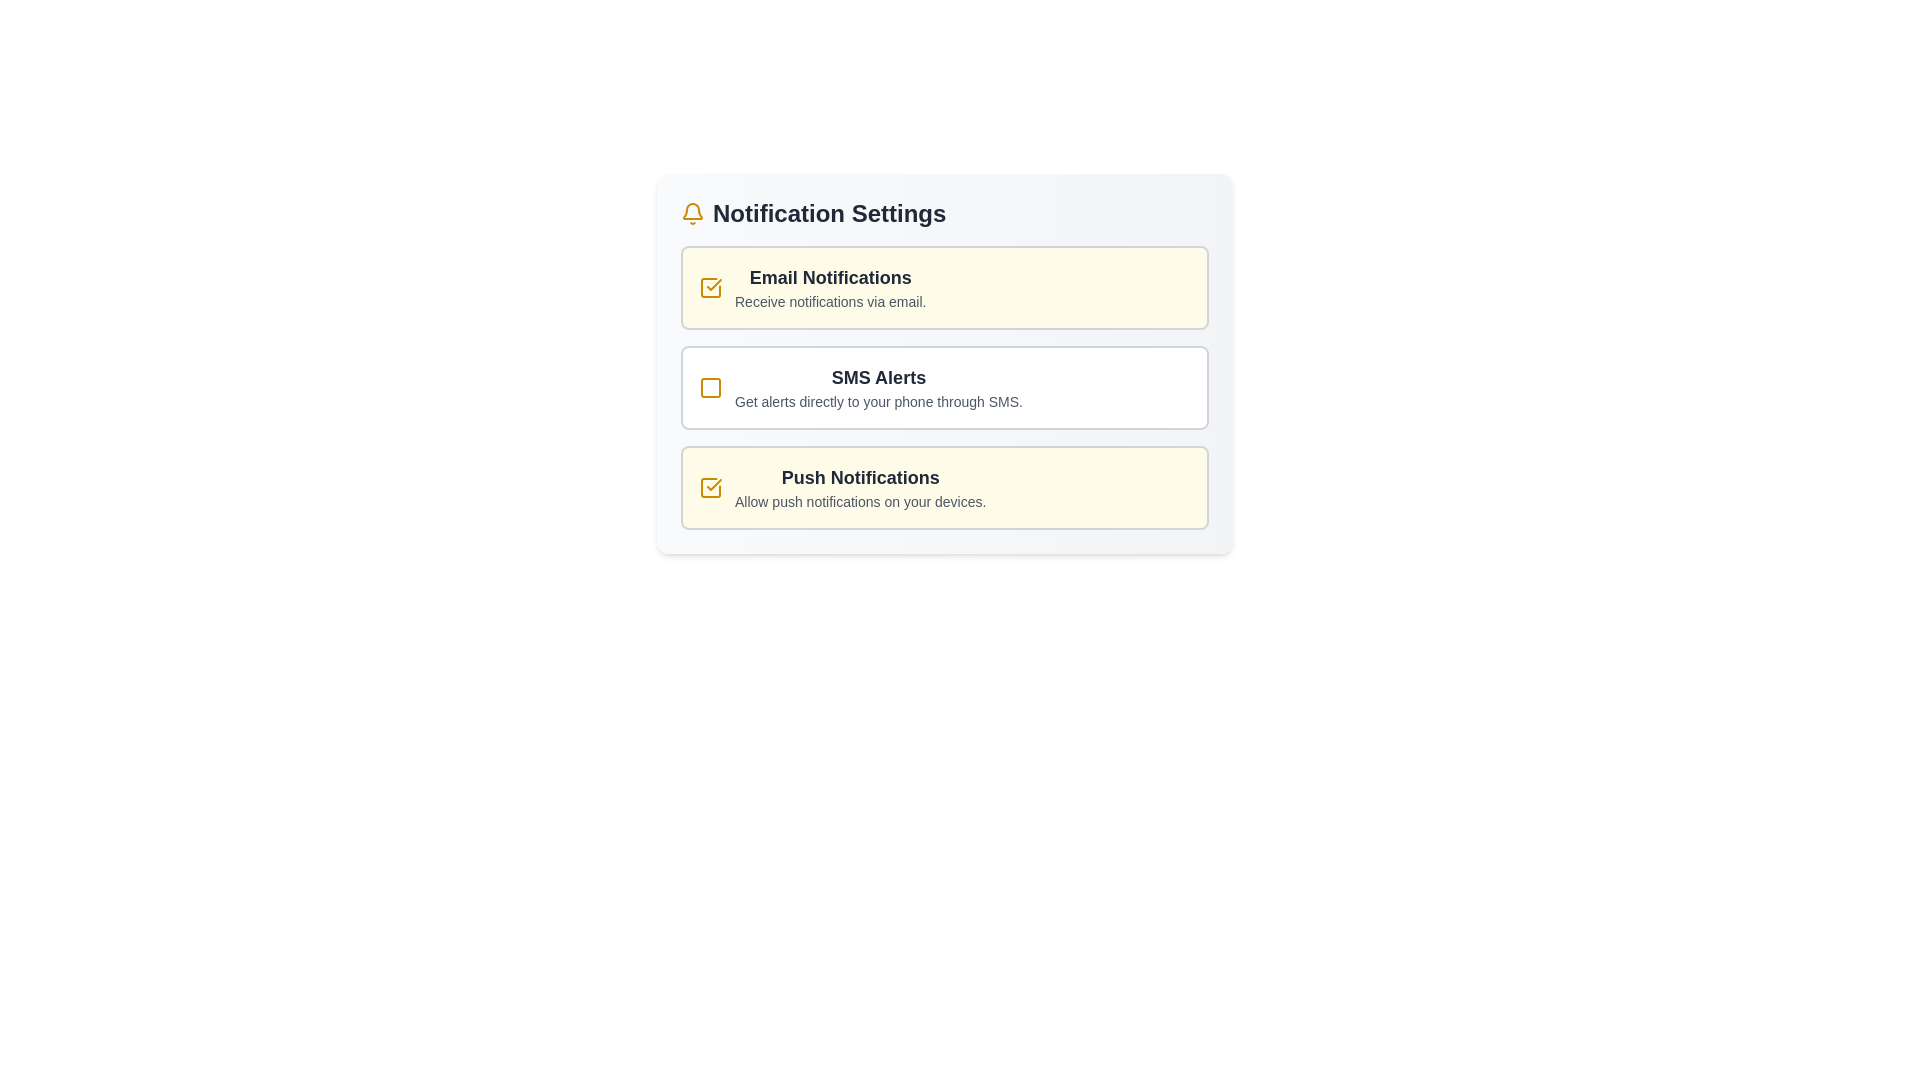 The height and width of the screenshot is (1080, 1920). What do you see at coordinates (878, 378) in the screenshot?
I see `the title text label for the SMS notification setting option, which is located centrally in the second option block of the notification settings list` at bounding box center [878, 378].